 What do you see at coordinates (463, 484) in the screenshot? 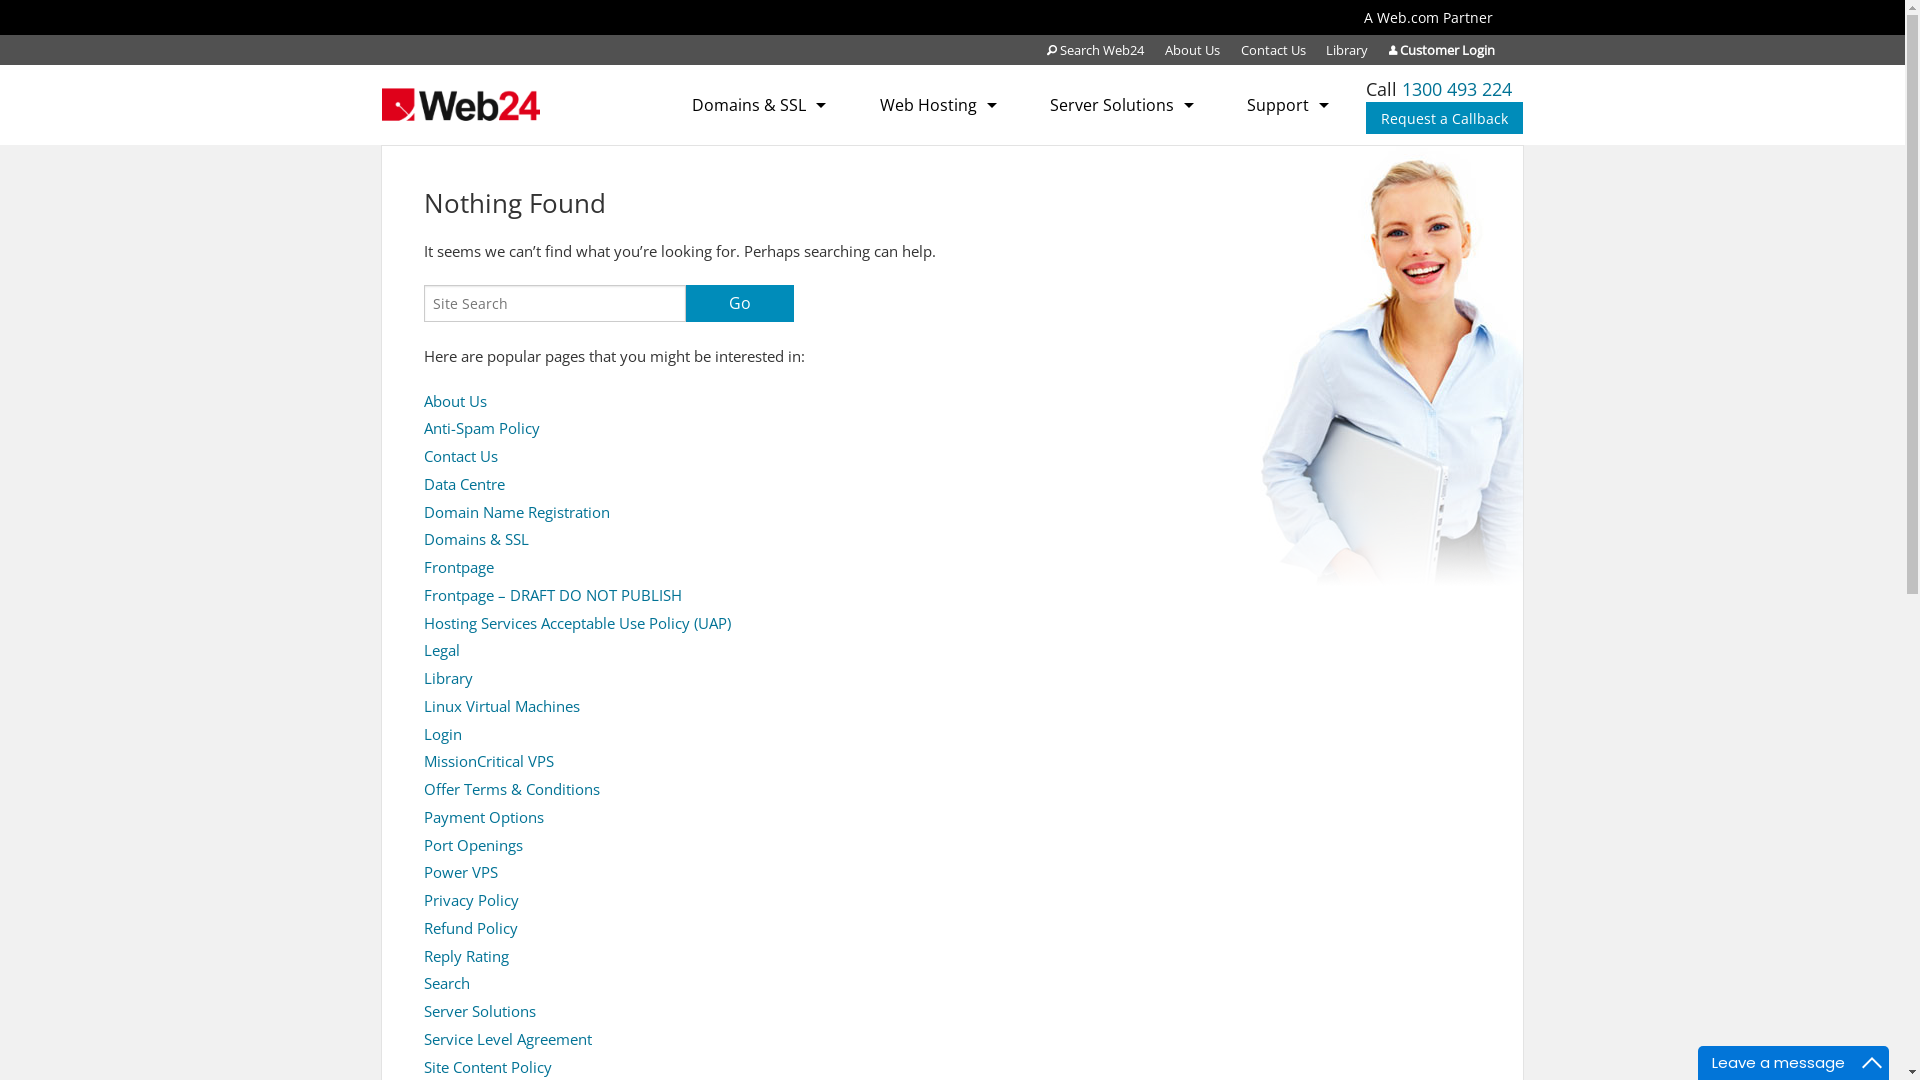
I see `'Data Centre'` at bounding box center [463, 484].